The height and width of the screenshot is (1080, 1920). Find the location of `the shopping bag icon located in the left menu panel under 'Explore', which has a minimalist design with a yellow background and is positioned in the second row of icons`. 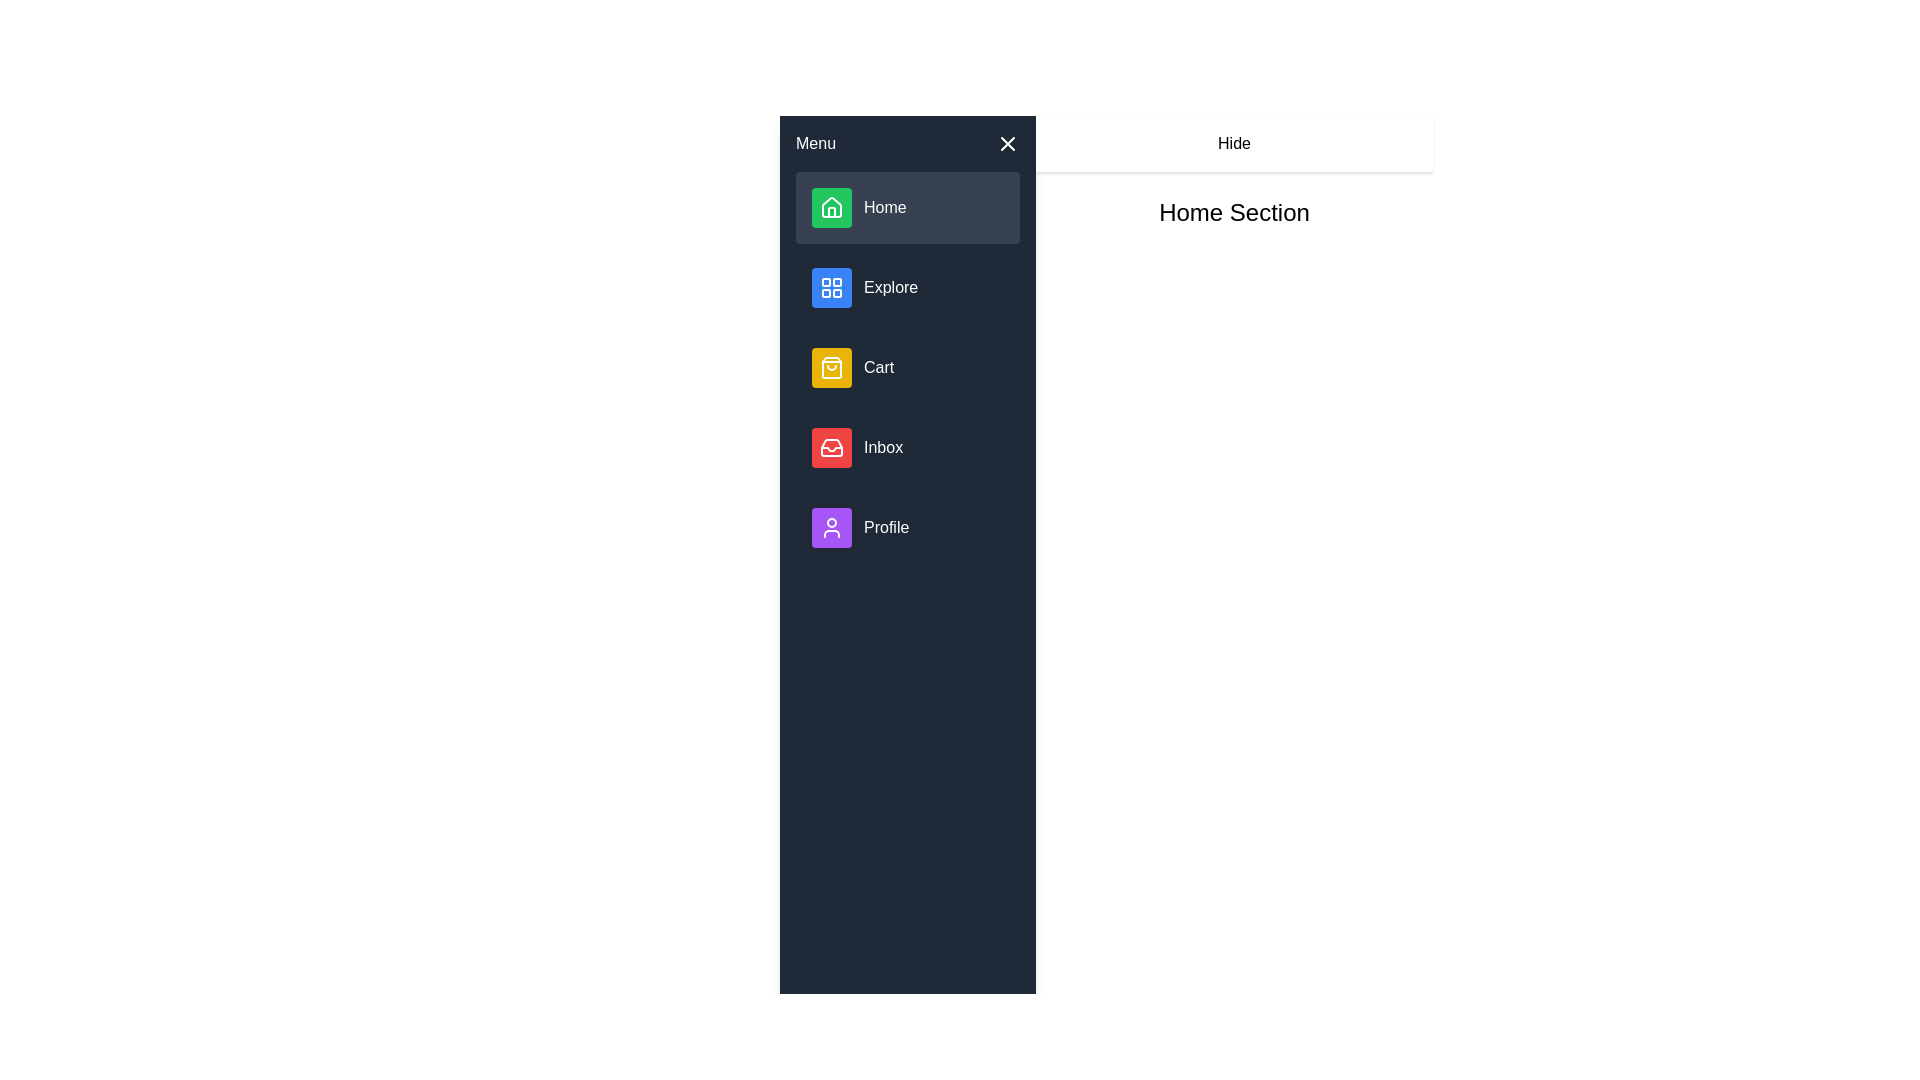

the shopping bag icon located in the left menu panel under 'Explore', which has a minimalist design with a yellow background and is positioned in the second row of icons is located at coordinates (831, 367).